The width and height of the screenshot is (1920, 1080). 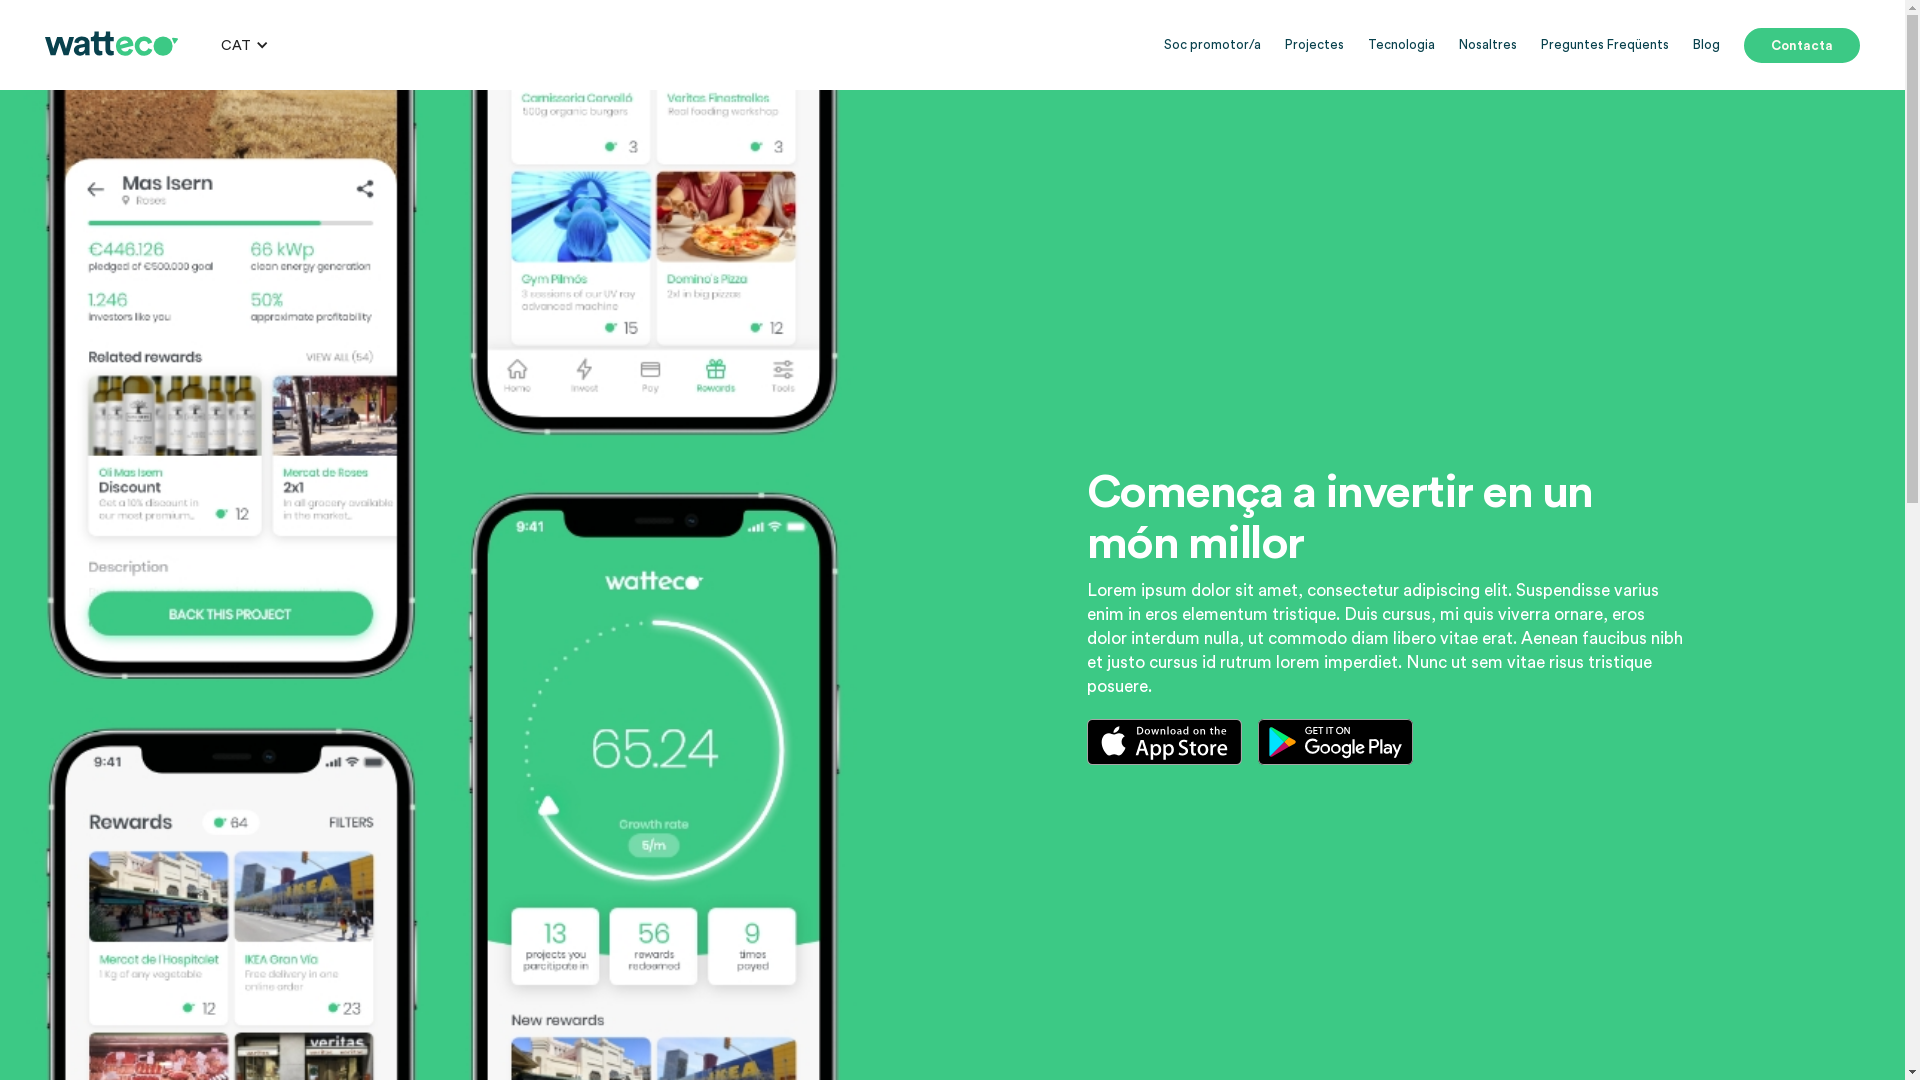 What do you see at coordinates (1801, 45) in the screenshot?
I see `'Contacta'` at bounding box center [1801, 45].